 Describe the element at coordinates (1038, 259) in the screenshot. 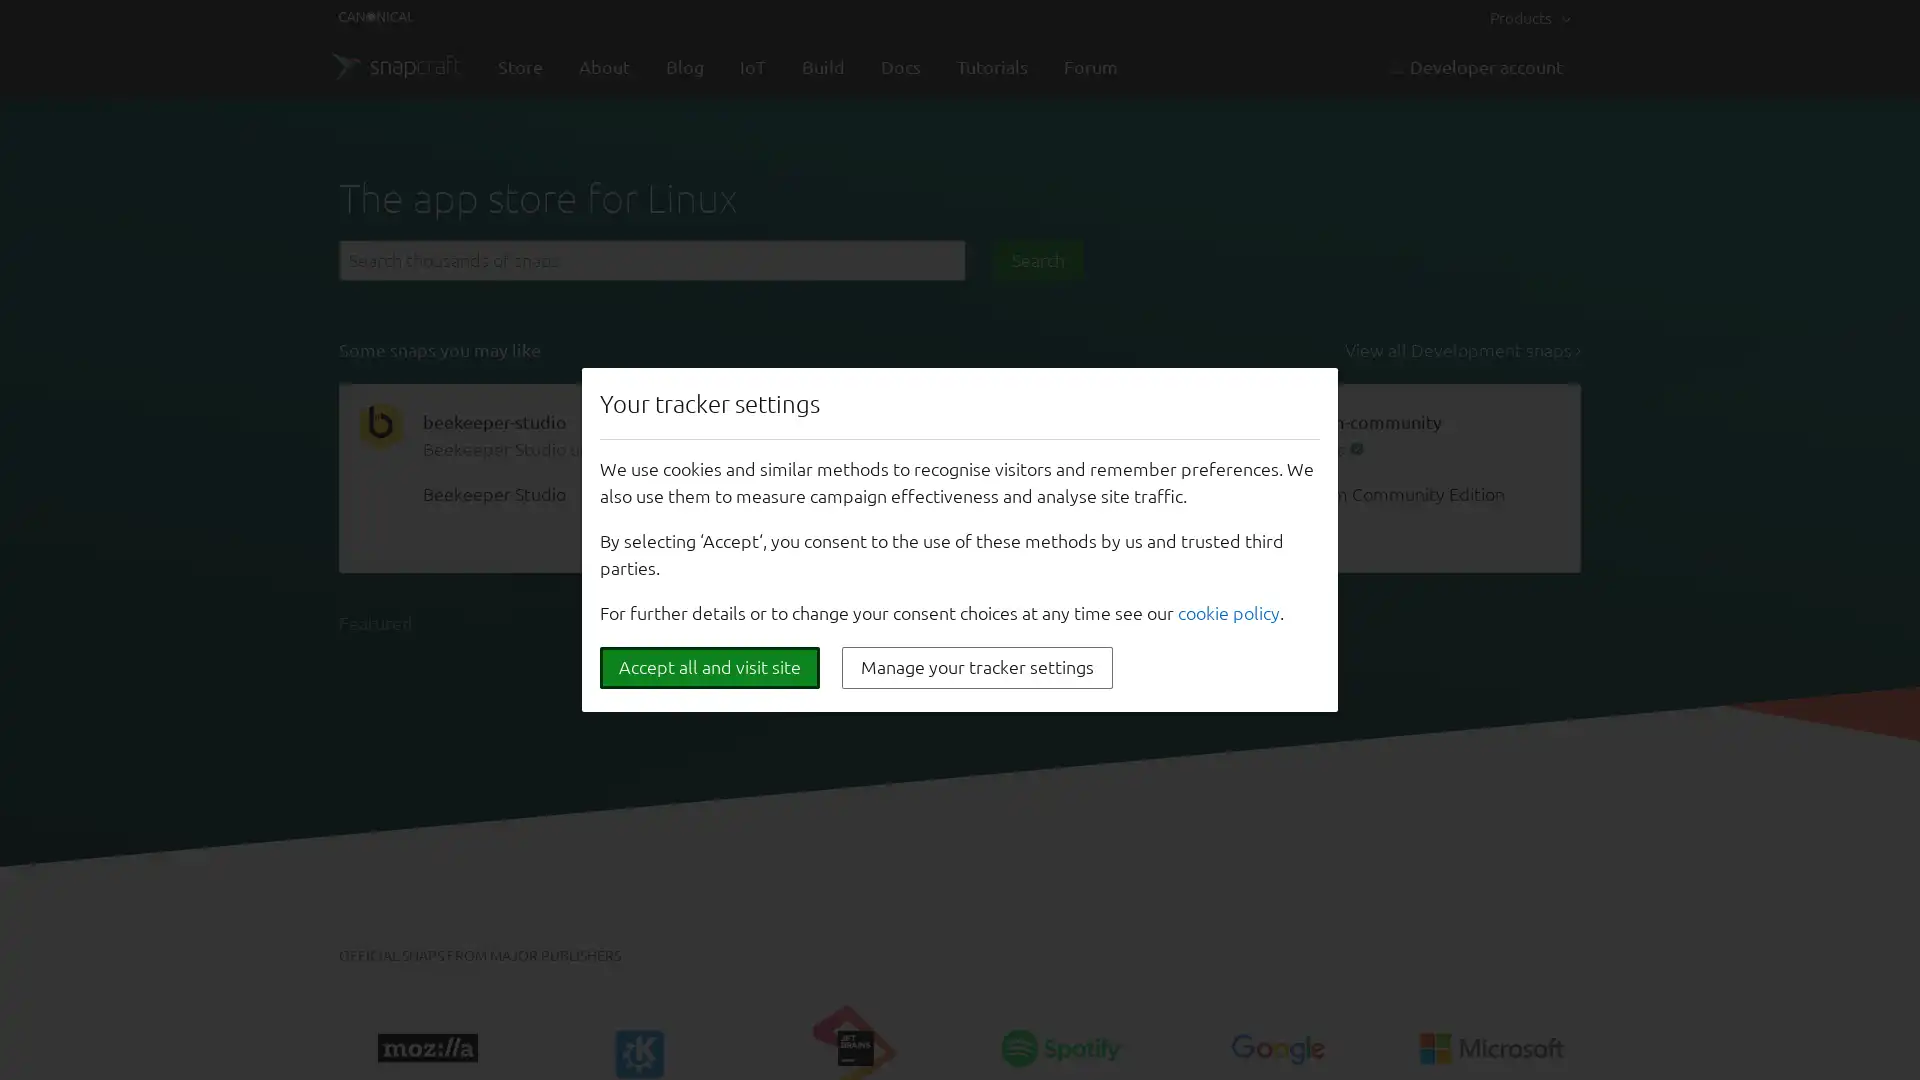

I see `Search` at that location.